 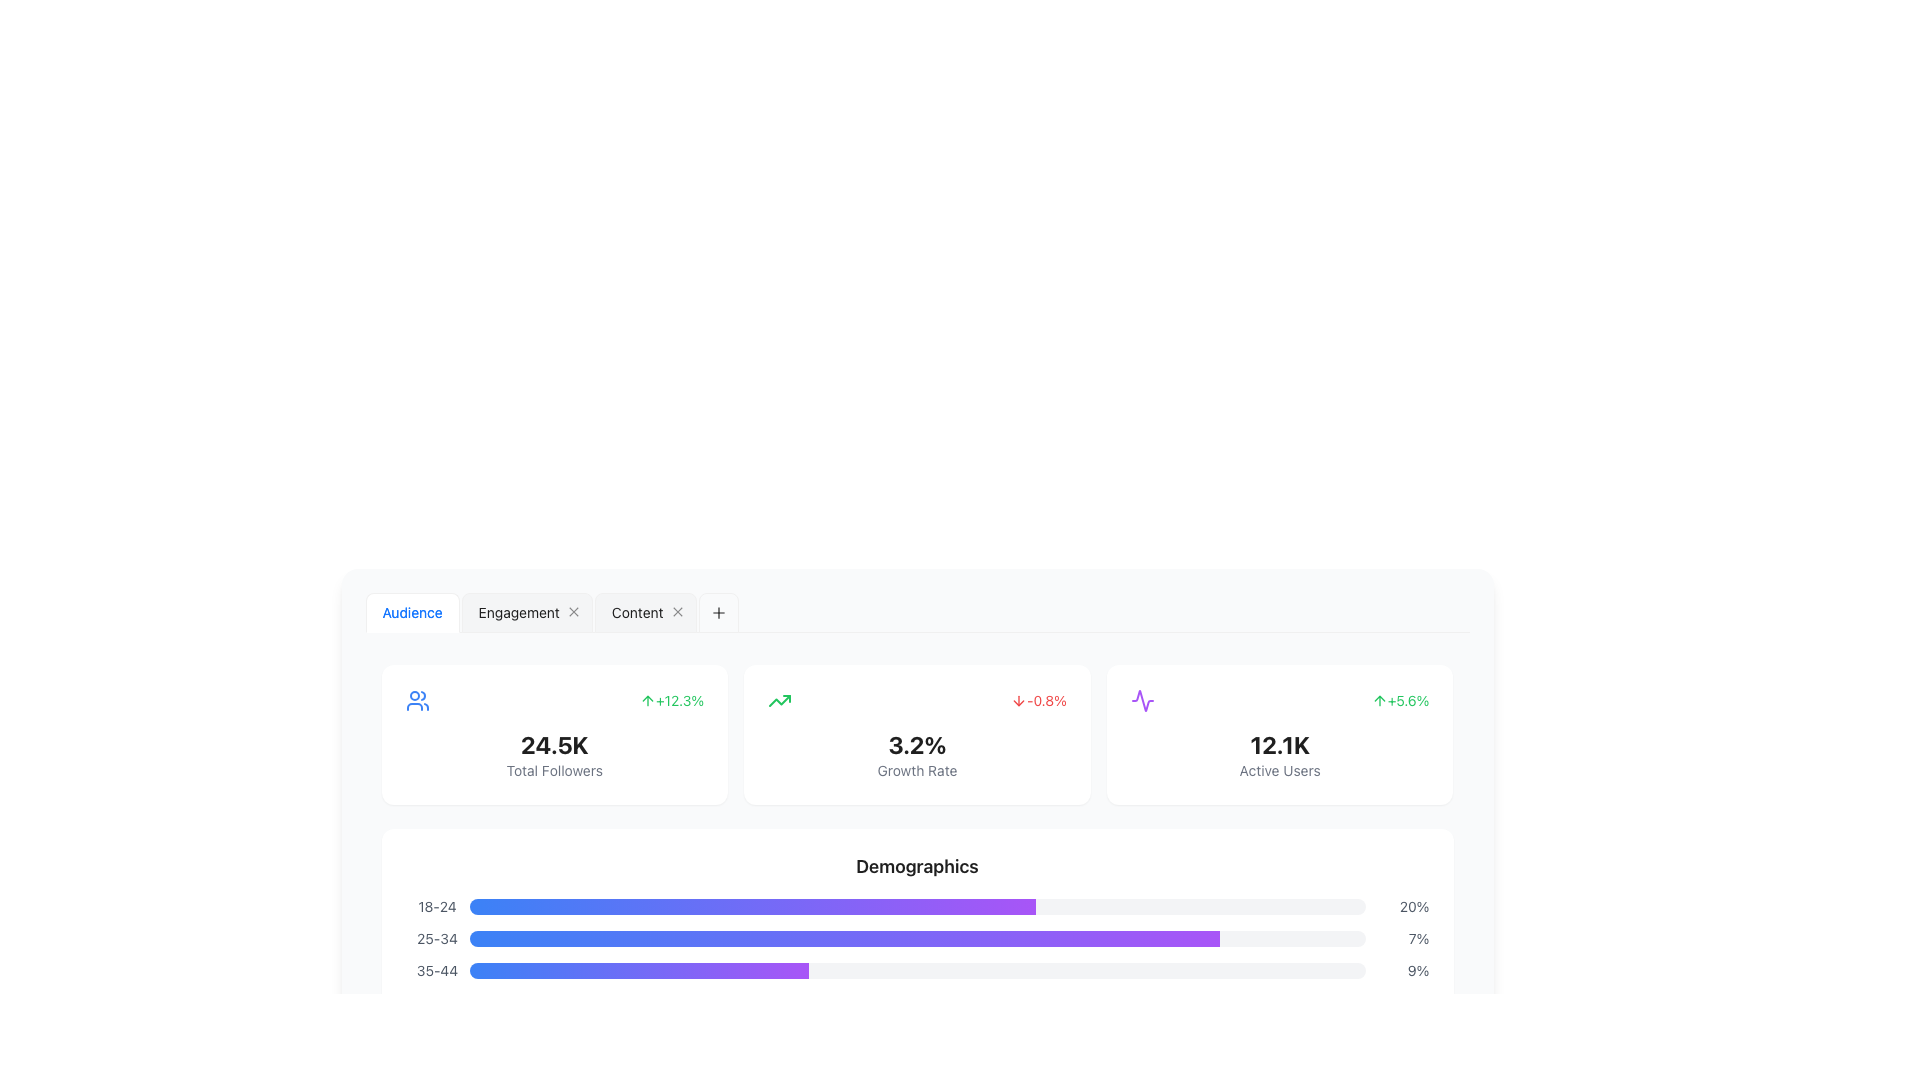 I want to click on positive percentage change indicator located in the top-right corner of the card, which is next to the larger value '12.1K', so click(x=1280, y=700).